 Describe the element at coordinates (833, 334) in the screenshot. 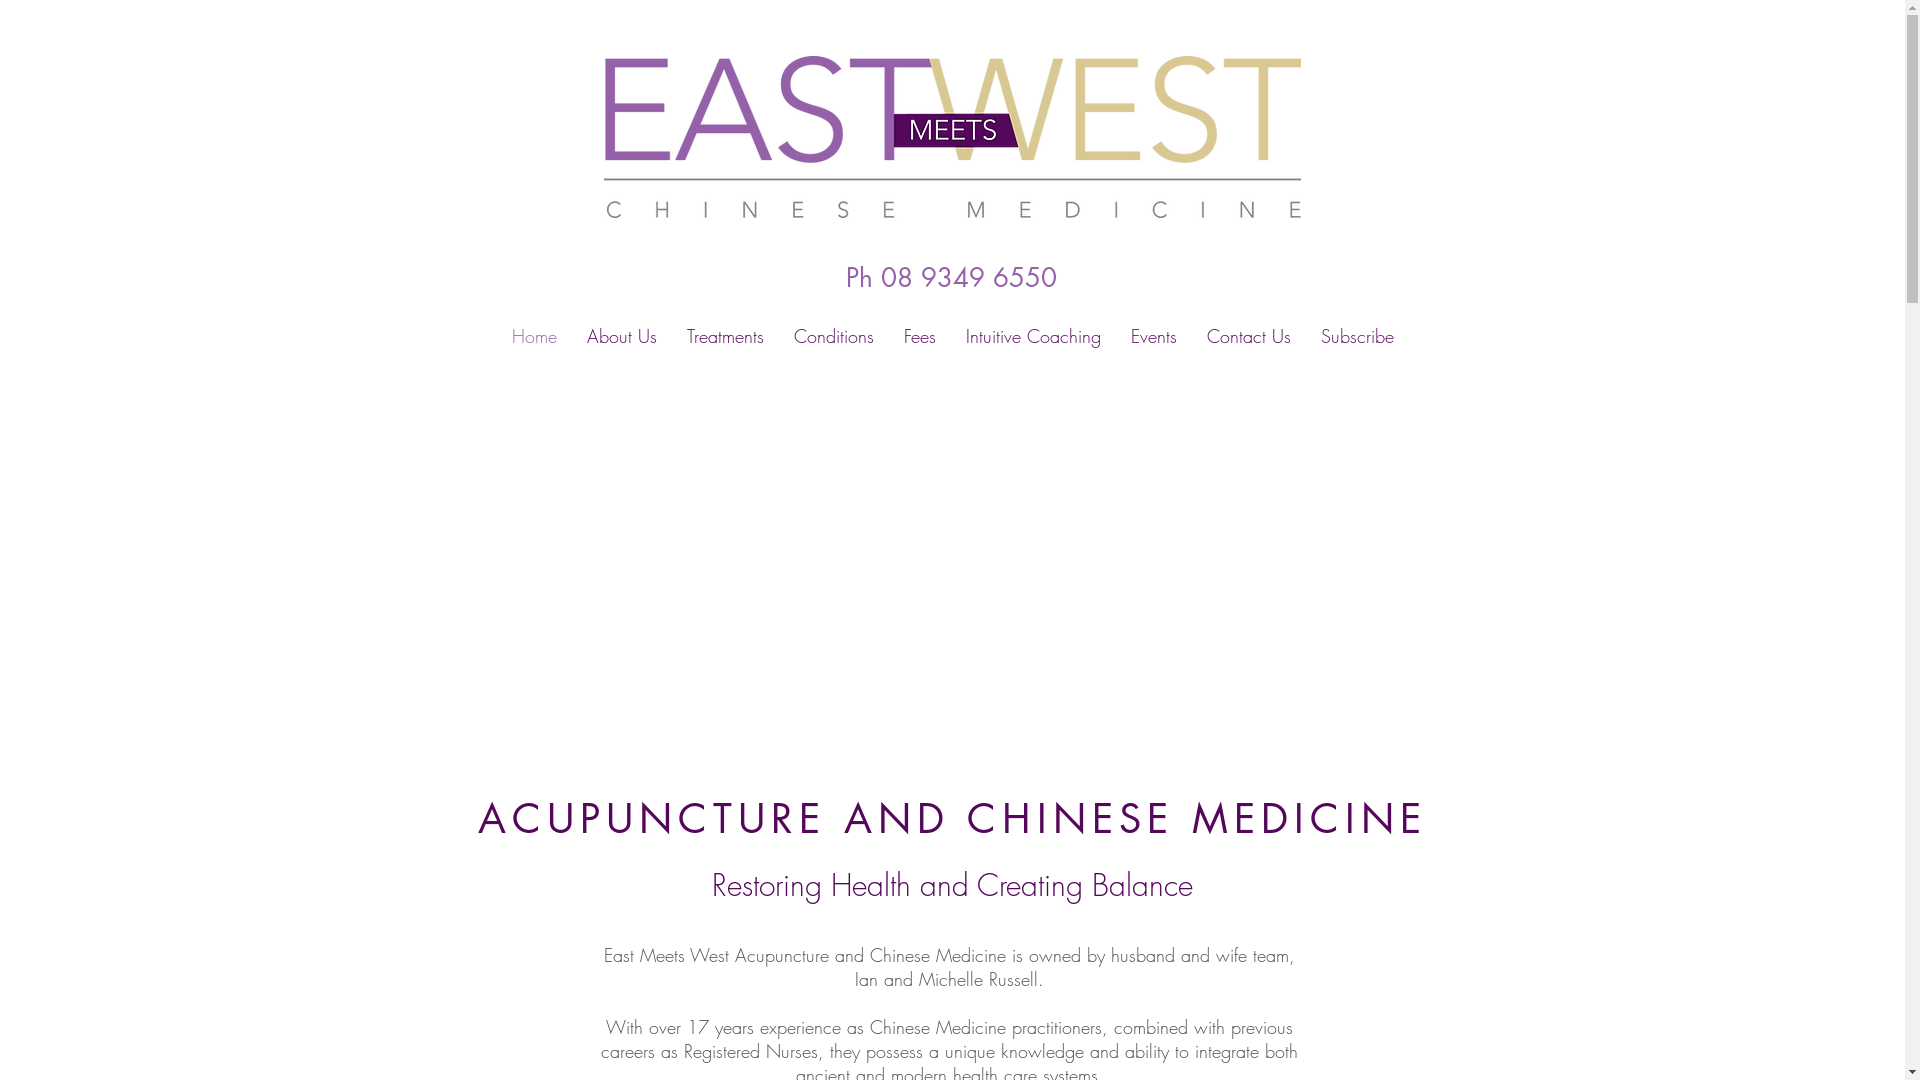

I see `'Conditions'` at that location.